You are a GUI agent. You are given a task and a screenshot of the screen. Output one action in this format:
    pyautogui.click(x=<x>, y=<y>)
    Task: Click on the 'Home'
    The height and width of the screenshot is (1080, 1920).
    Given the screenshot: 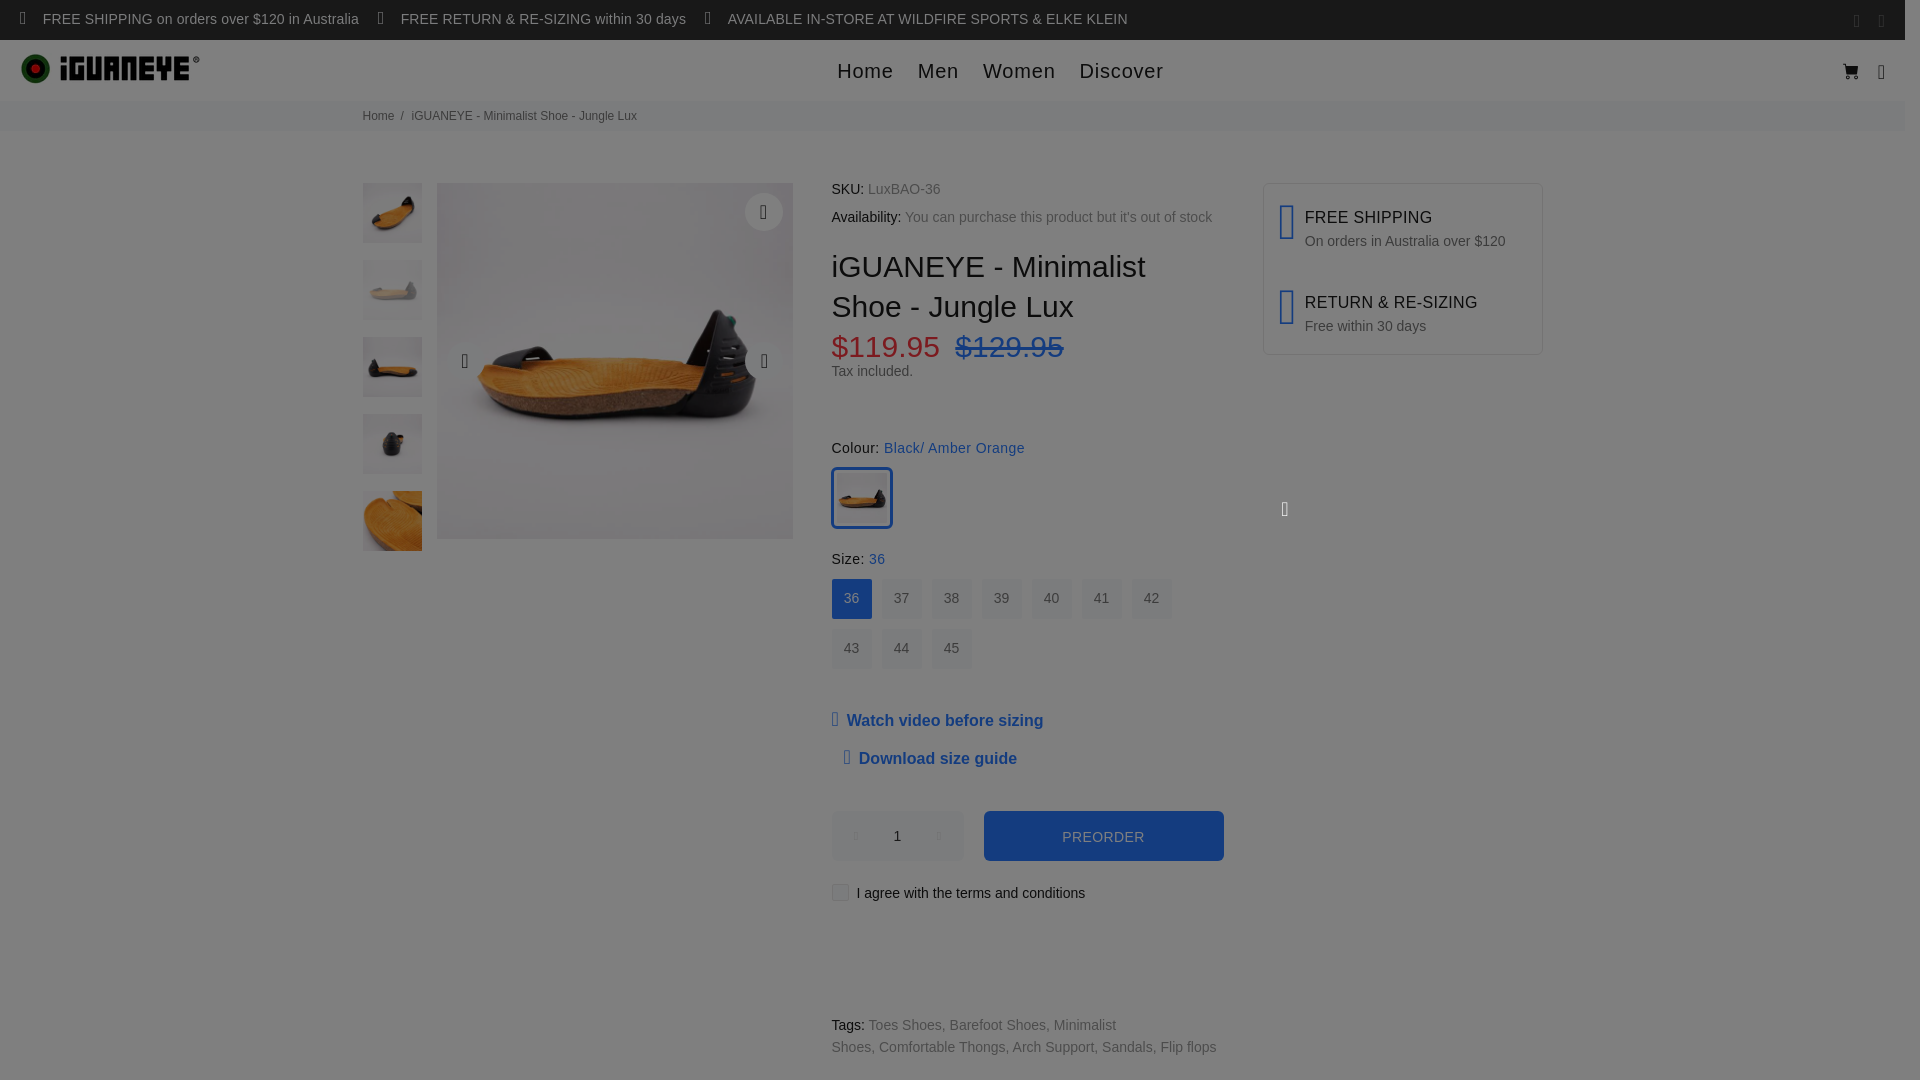 What is the action you would take?
    pyautogui.click(x=361, y=115)
    